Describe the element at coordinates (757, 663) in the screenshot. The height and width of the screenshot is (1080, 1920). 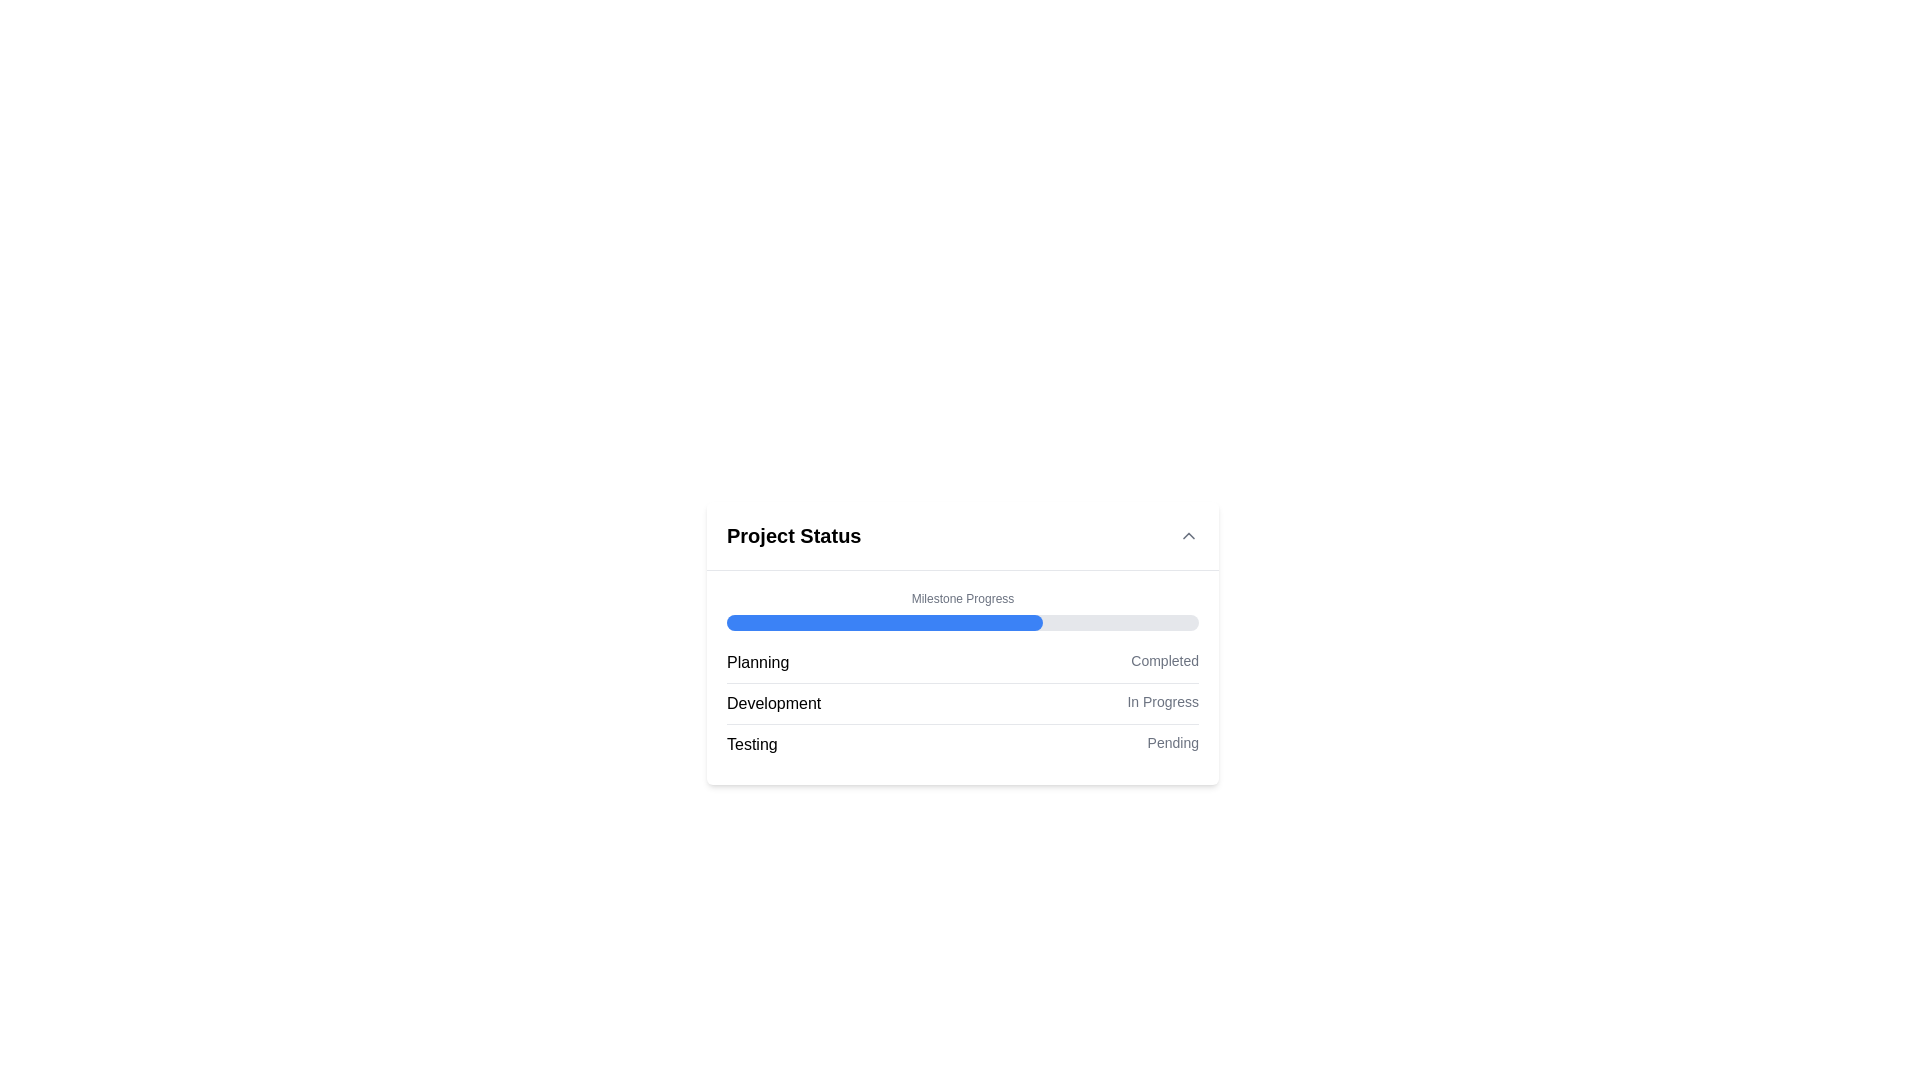
I see `the 'Planning' text label located in the 'Project Status' section, which is aligned to the left side of its row` at that location.